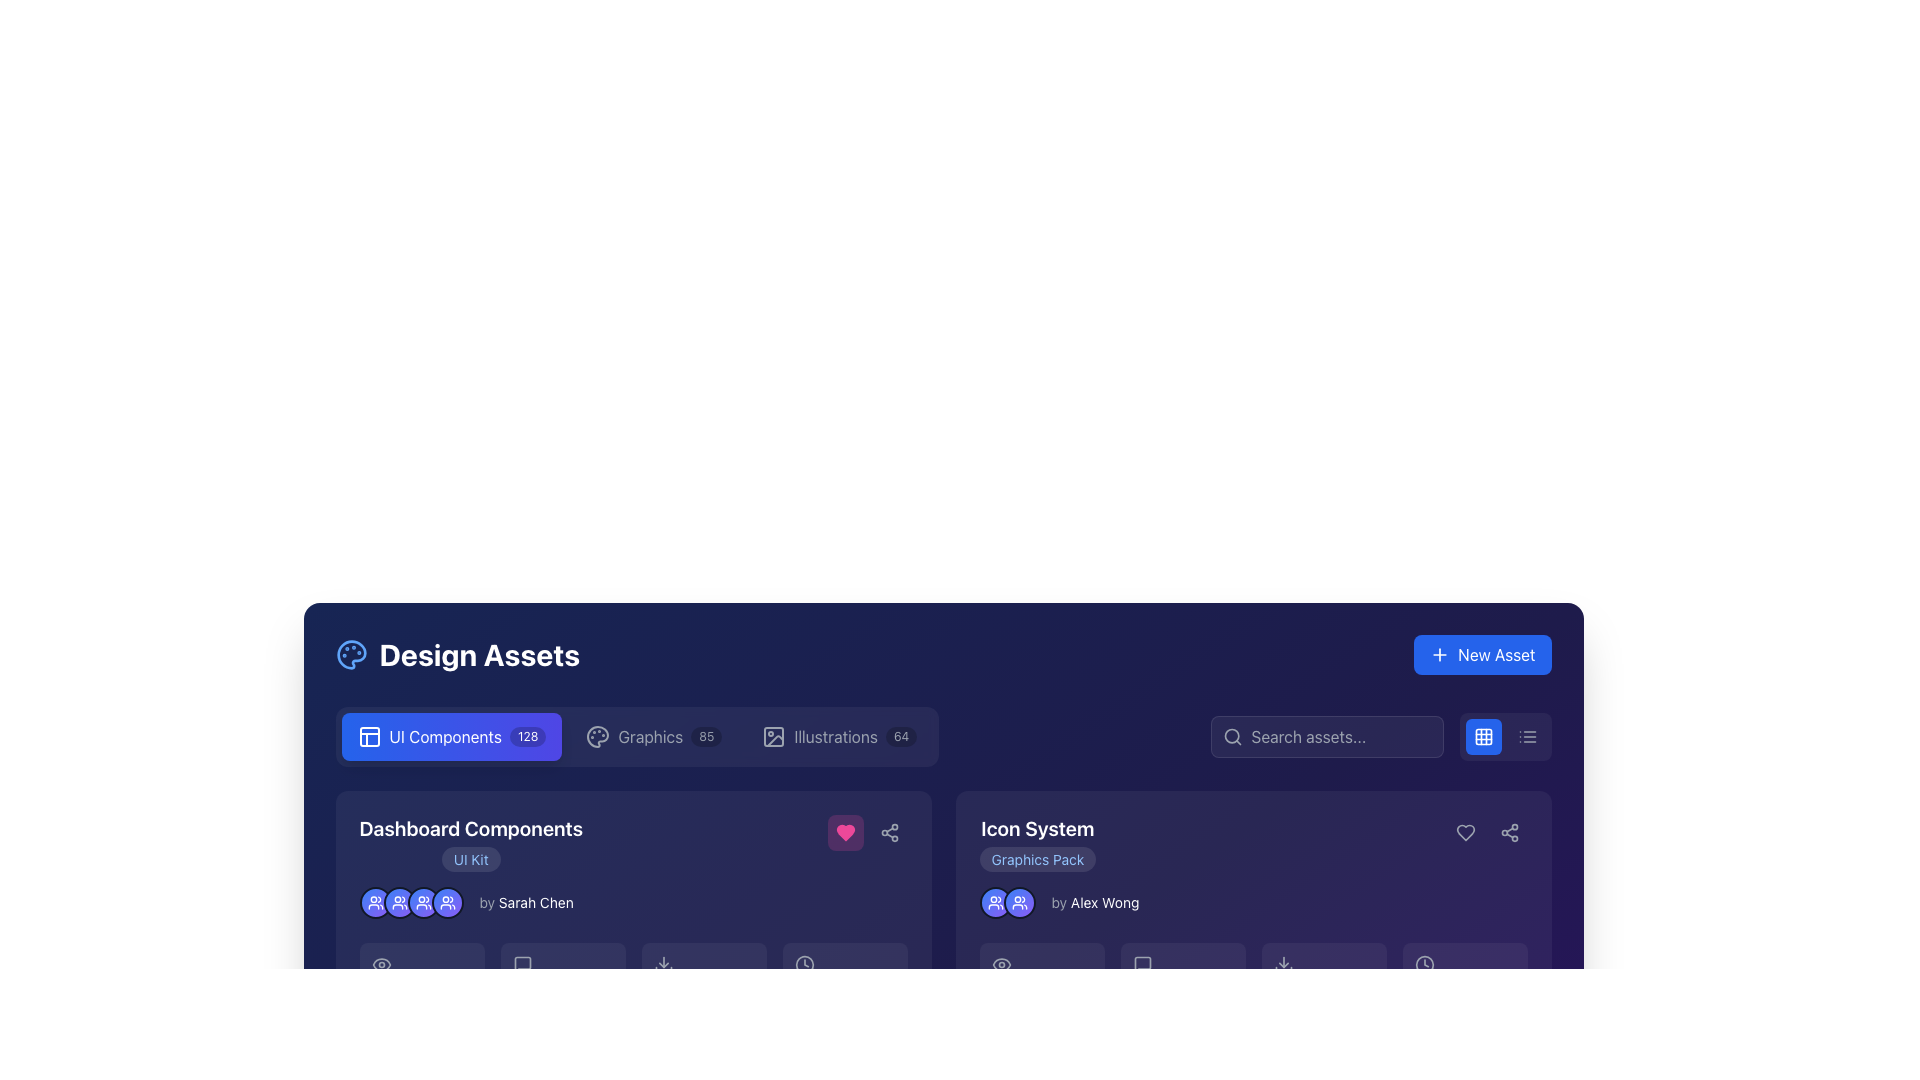 The image size is (1920, 1080). I want to click on the decorative icon representing design or creativity, located to the left of the 'Design Assets' text, so click(351, 655).